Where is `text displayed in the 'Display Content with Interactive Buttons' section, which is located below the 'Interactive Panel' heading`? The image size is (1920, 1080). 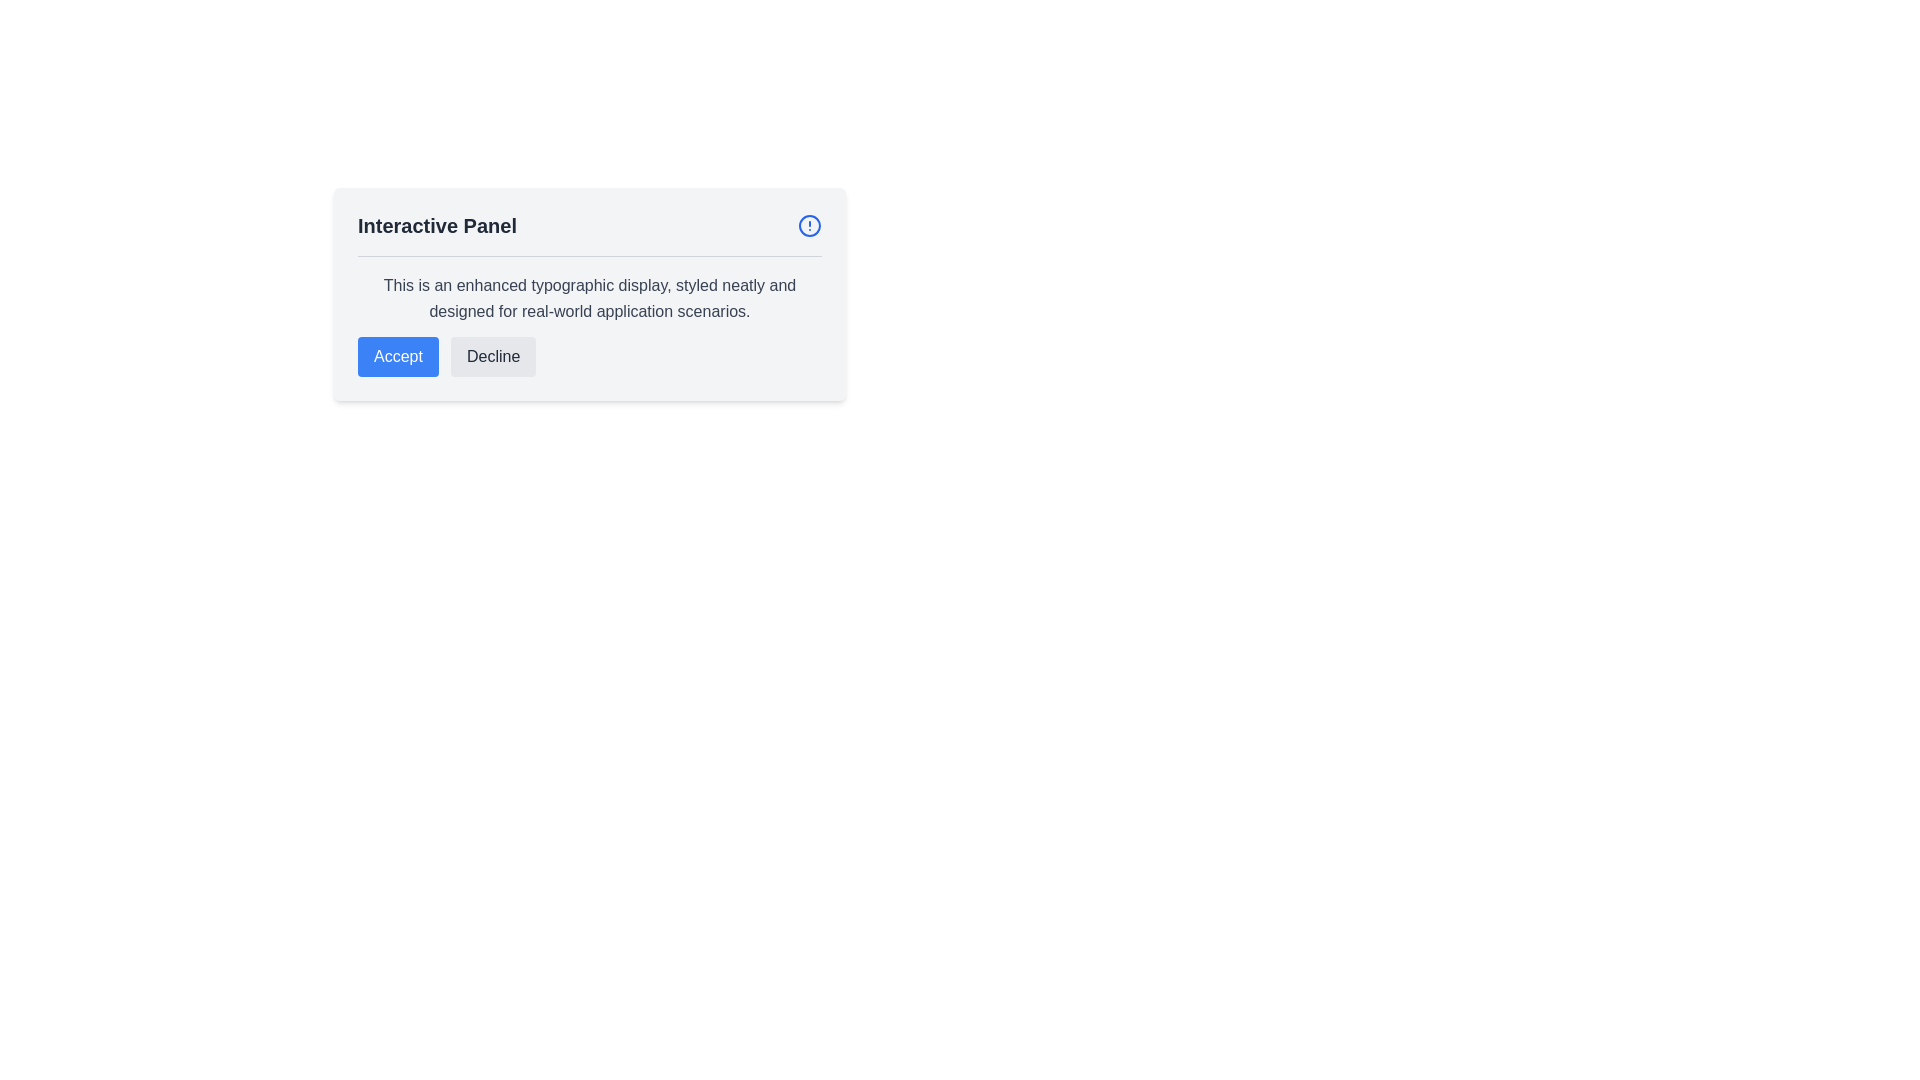
text displayed in the 'Display Content with Interactive Buttons' section, which is located below the 'Interactive Panel' heading is located at coordinates (589, 315).